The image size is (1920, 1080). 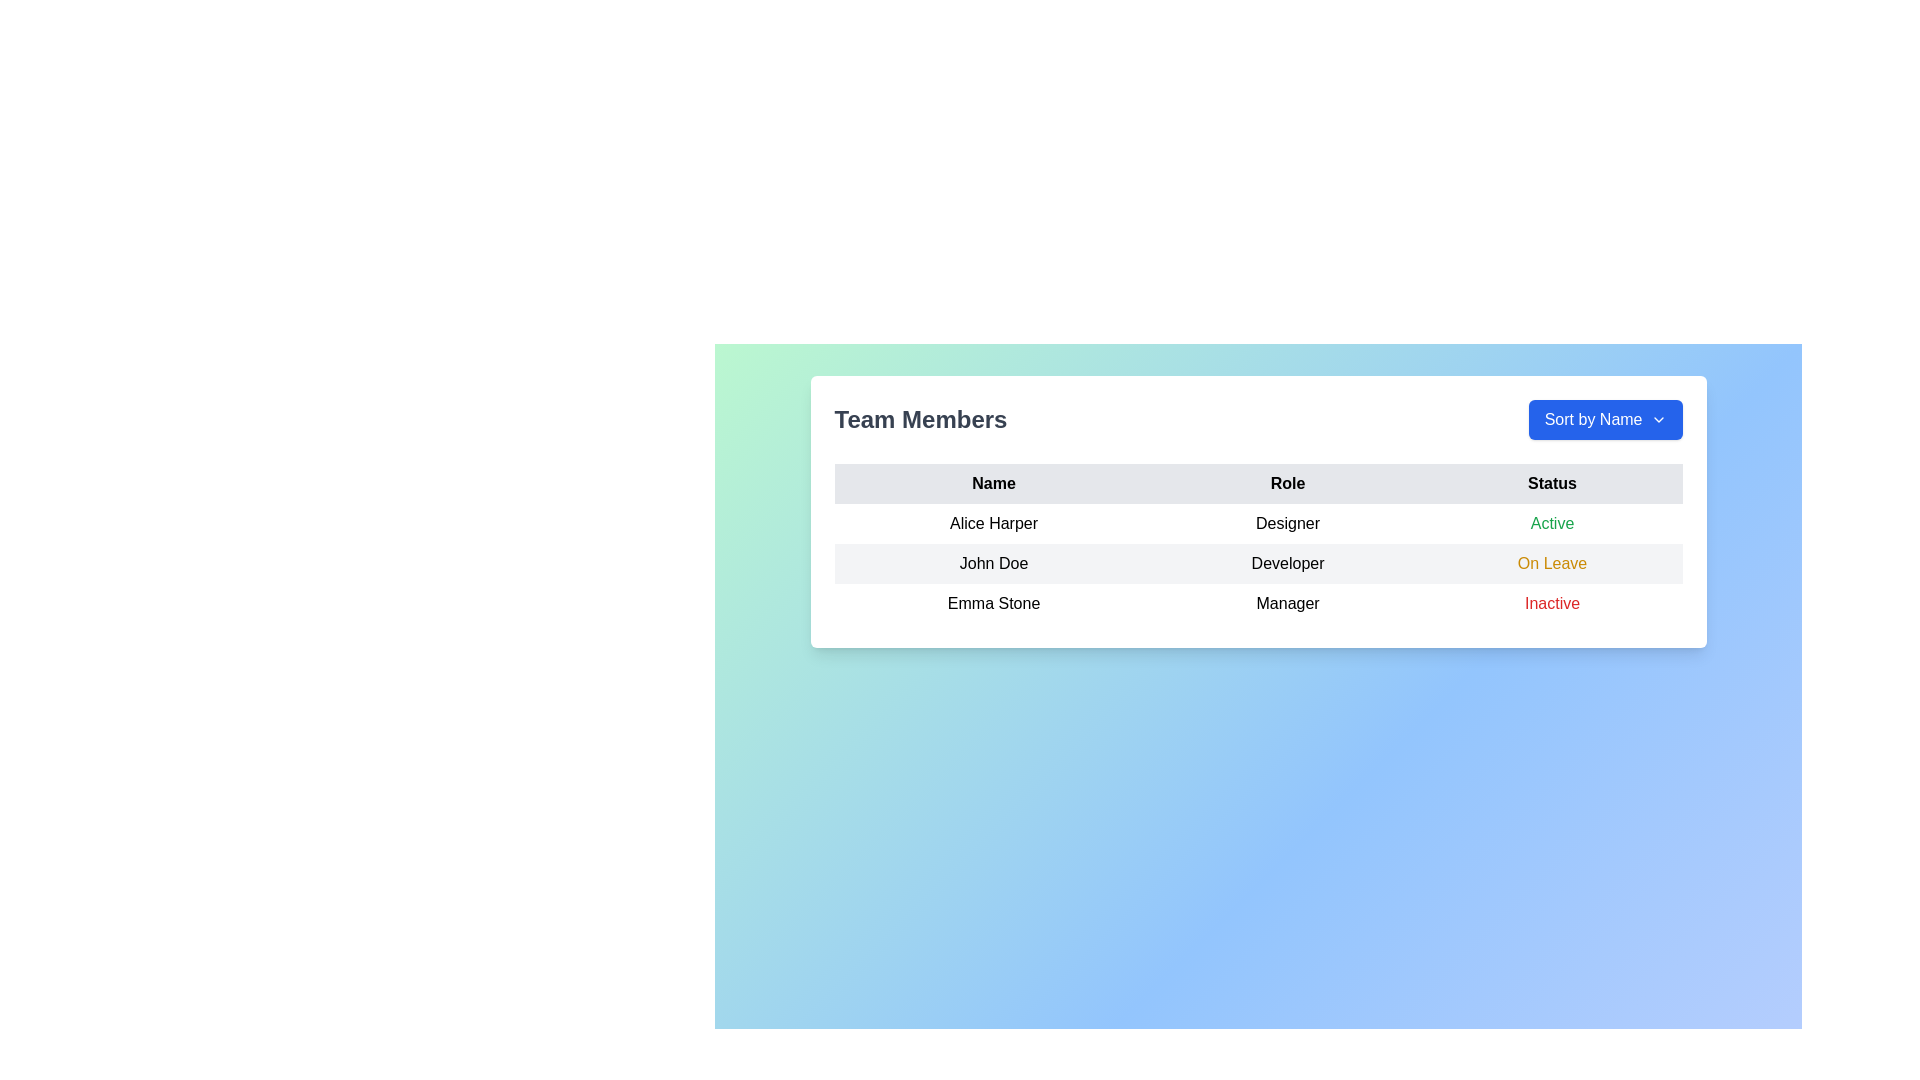 I want to click on the 'Name' column header in the 'Team Members' data table, which is the left-most header among three, labeled as 'Name', 'Role', and 'Status', so click(x=993, y=483).